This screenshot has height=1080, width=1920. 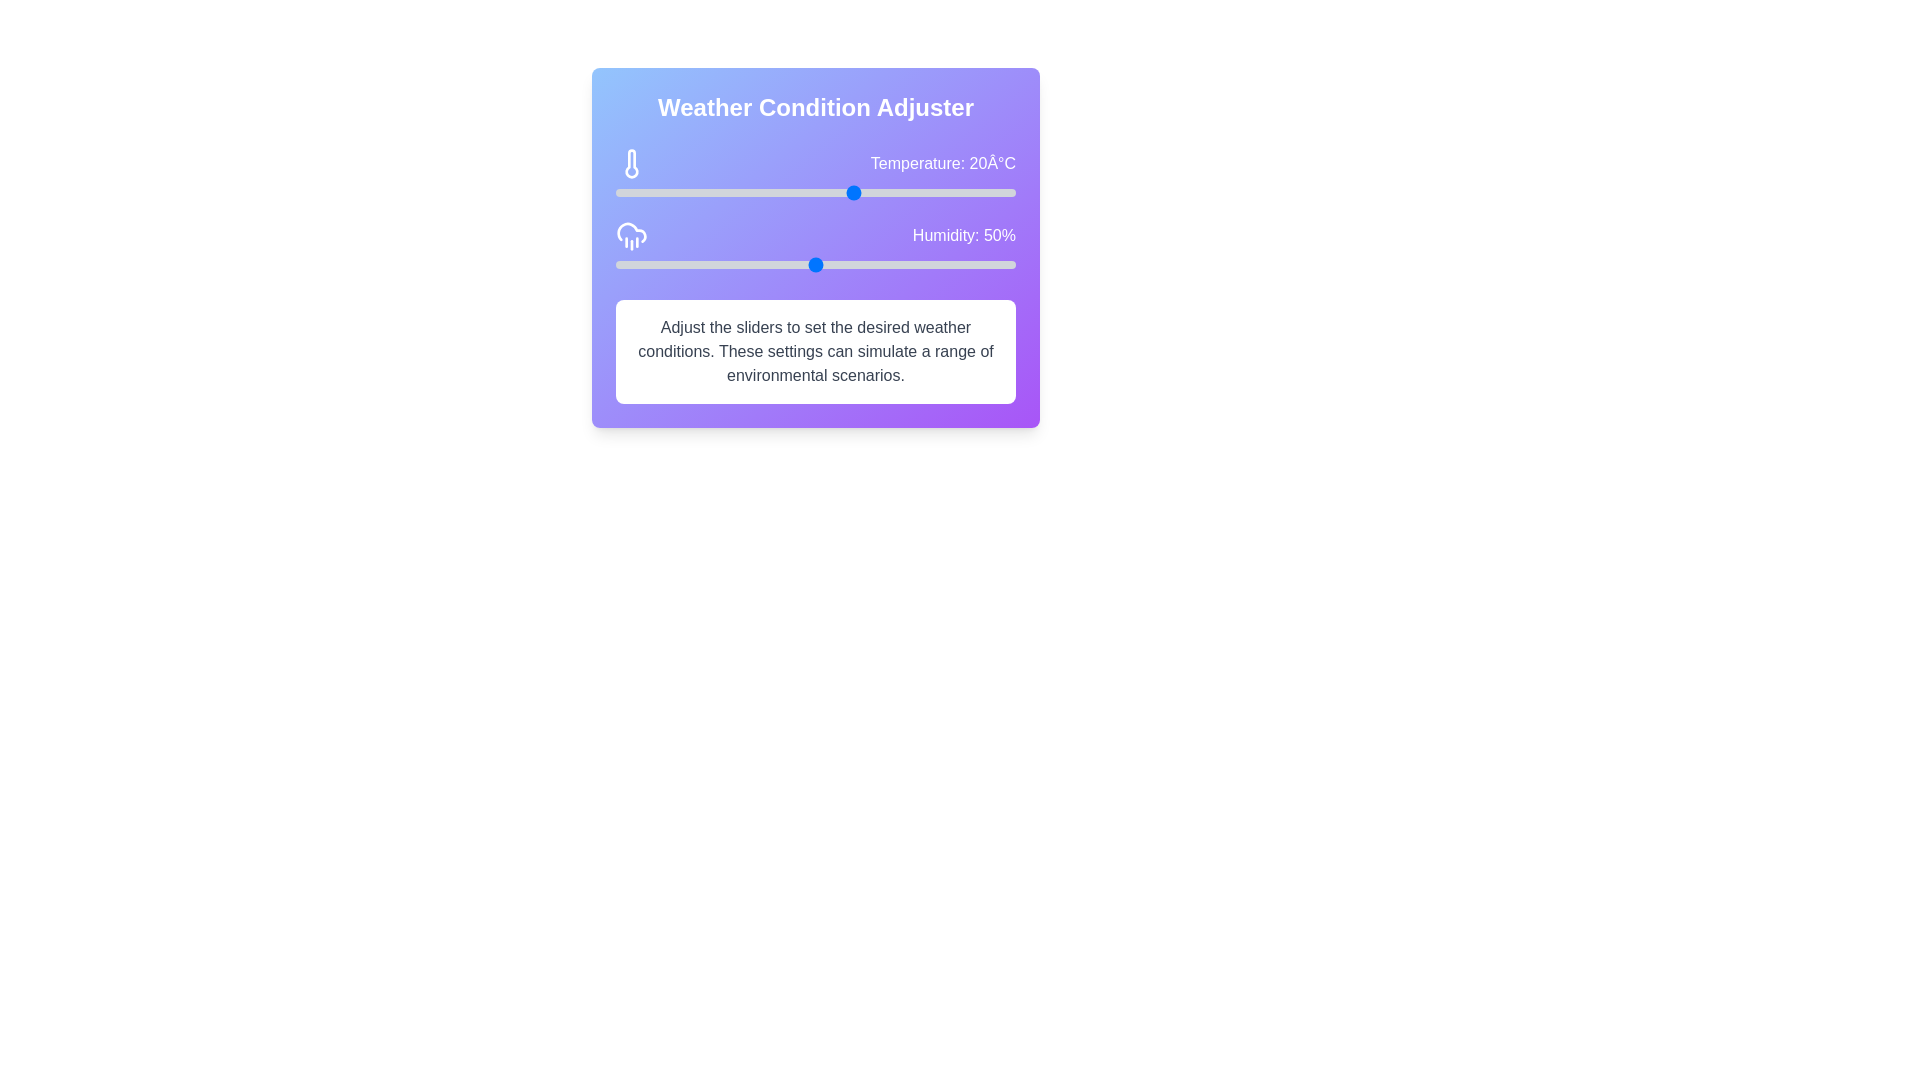 I want to click on the humidity slider to set the value to 72%, so click(x=902, y=264).